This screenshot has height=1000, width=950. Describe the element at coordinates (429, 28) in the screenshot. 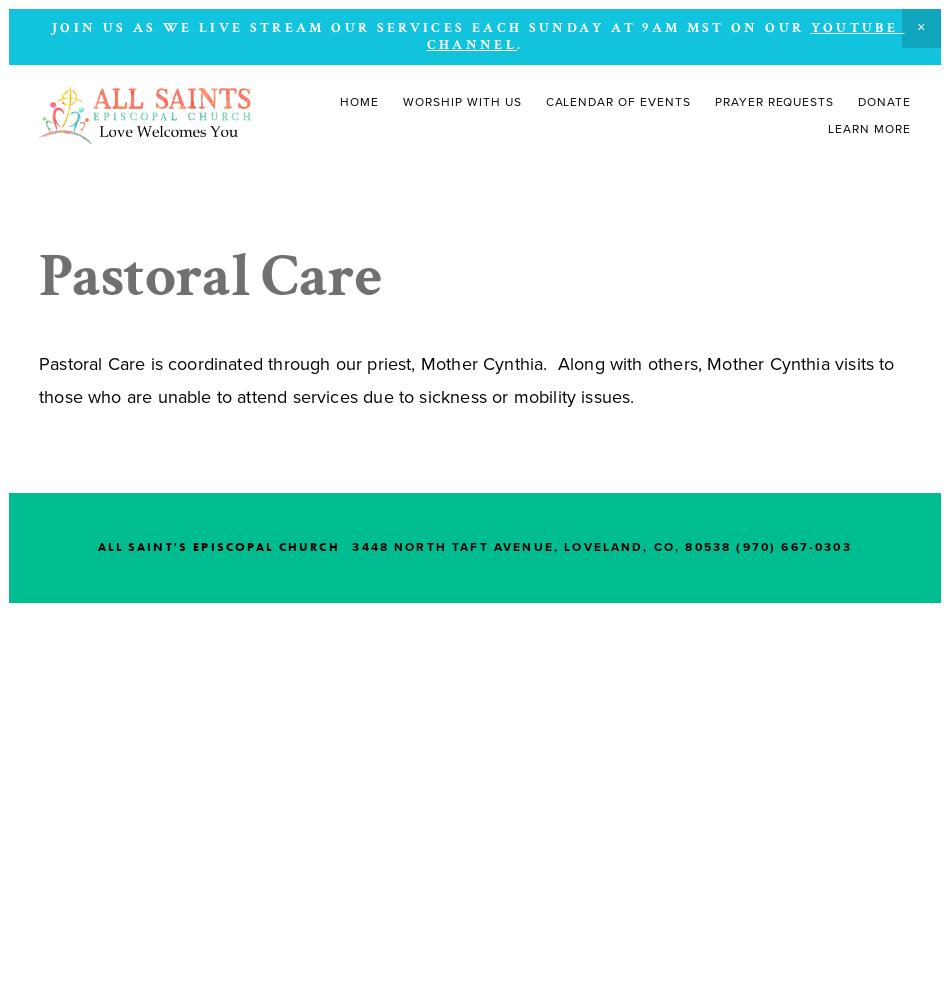

I see `'Join us as we live stream our services each Sunday at 9AM MST on our'` at that location.